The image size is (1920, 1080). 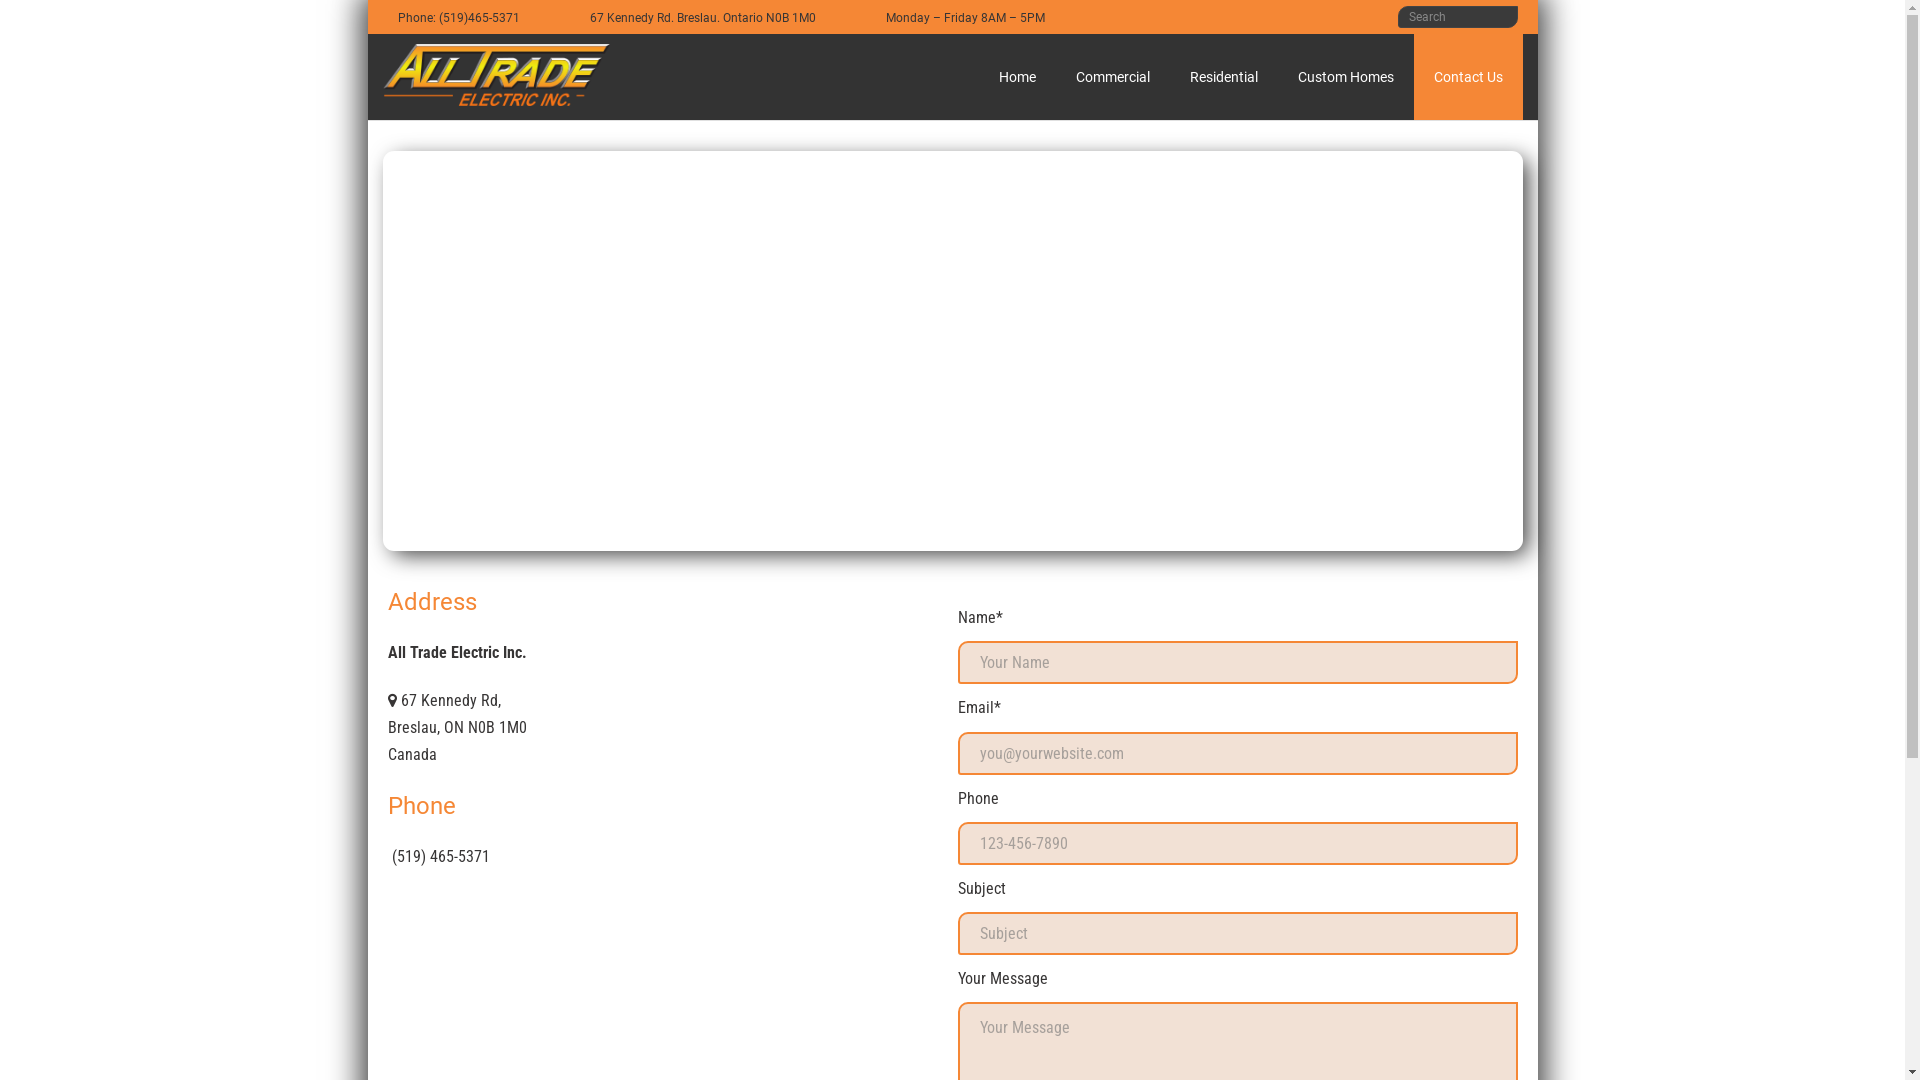 I want to click on 'Commercial', so click(x=1112, y=76).